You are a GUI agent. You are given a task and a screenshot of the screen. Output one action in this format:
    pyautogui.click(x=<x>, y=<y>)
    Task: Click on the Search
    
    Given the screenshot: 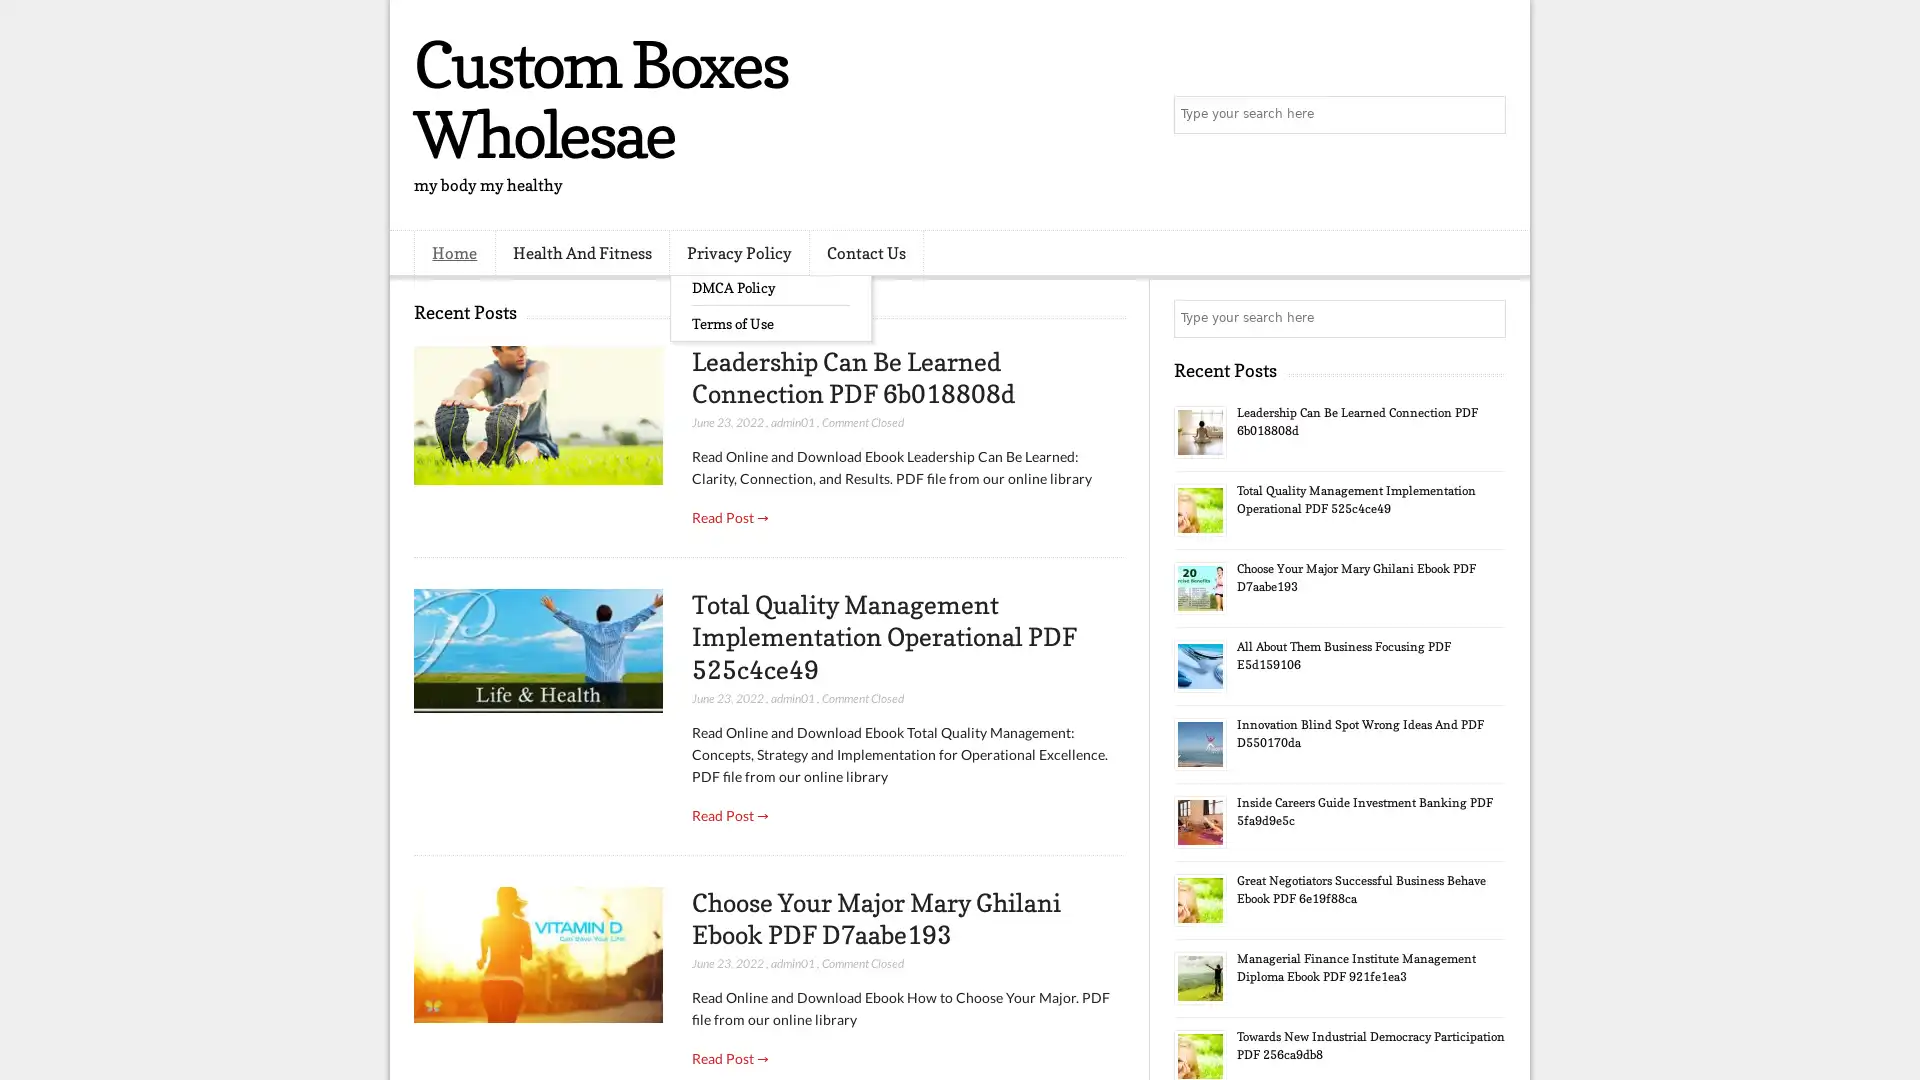 What is the action you would take?
    pyautogui.click(x=1485, y=318)
    